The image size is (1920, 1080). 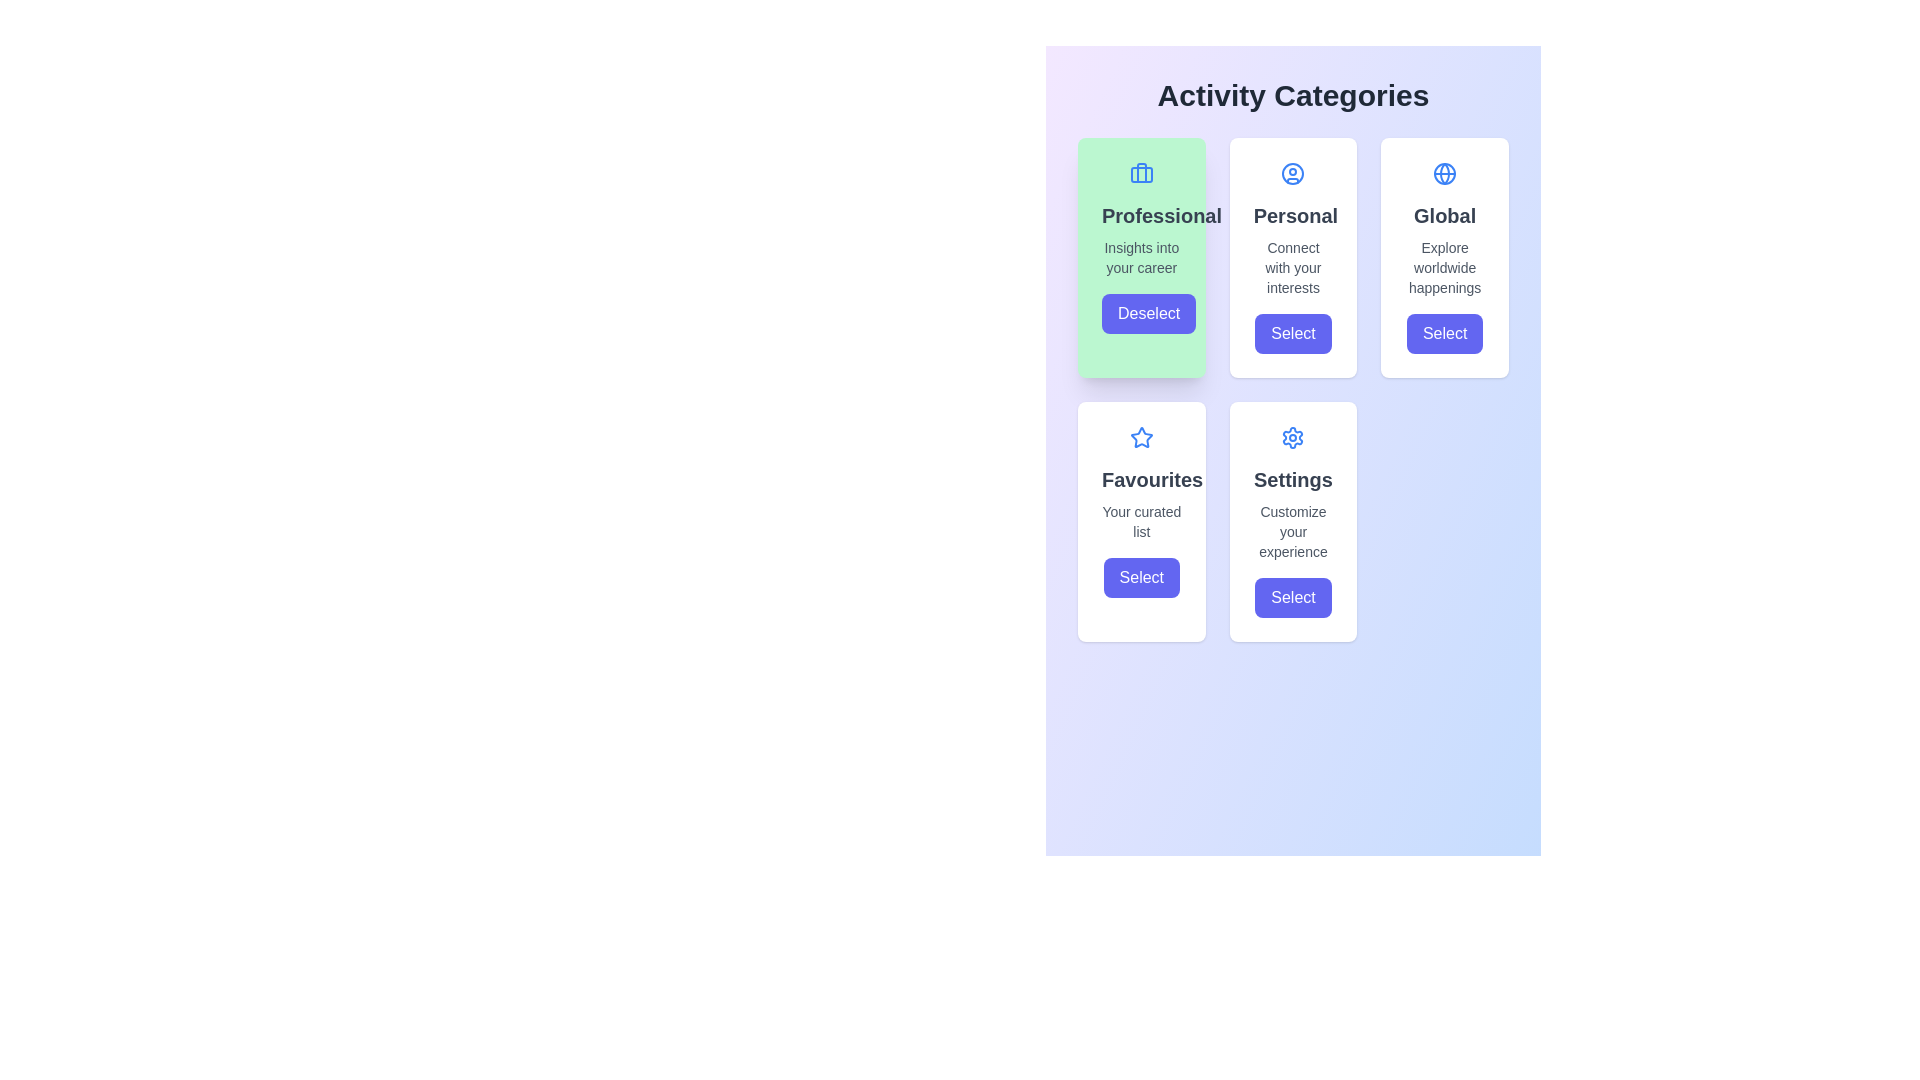 I want to click on the decorative icon representing the 'Settings' category, located in the bottom-right section of the grid of activity categories, so click(x=1293, y=437).